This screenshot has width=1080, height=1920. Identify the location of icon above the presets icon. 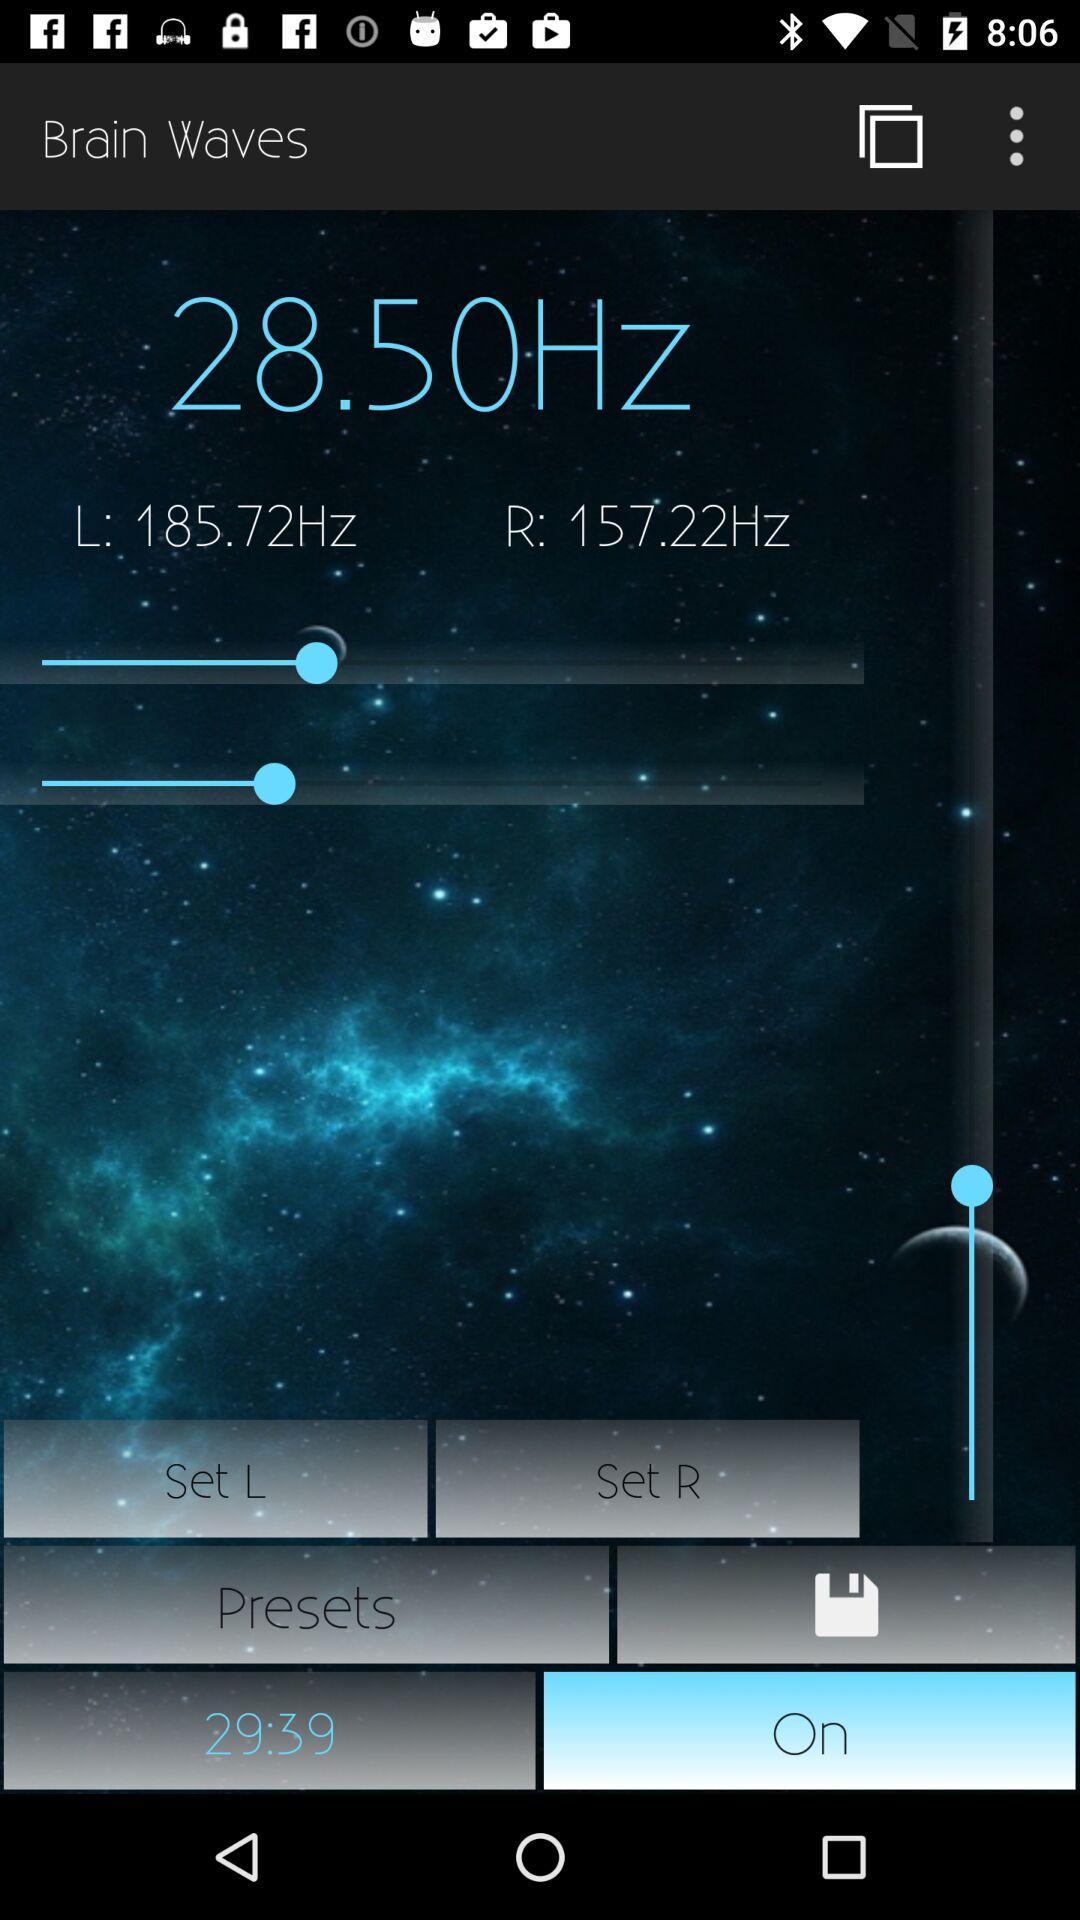
(216, 1478).